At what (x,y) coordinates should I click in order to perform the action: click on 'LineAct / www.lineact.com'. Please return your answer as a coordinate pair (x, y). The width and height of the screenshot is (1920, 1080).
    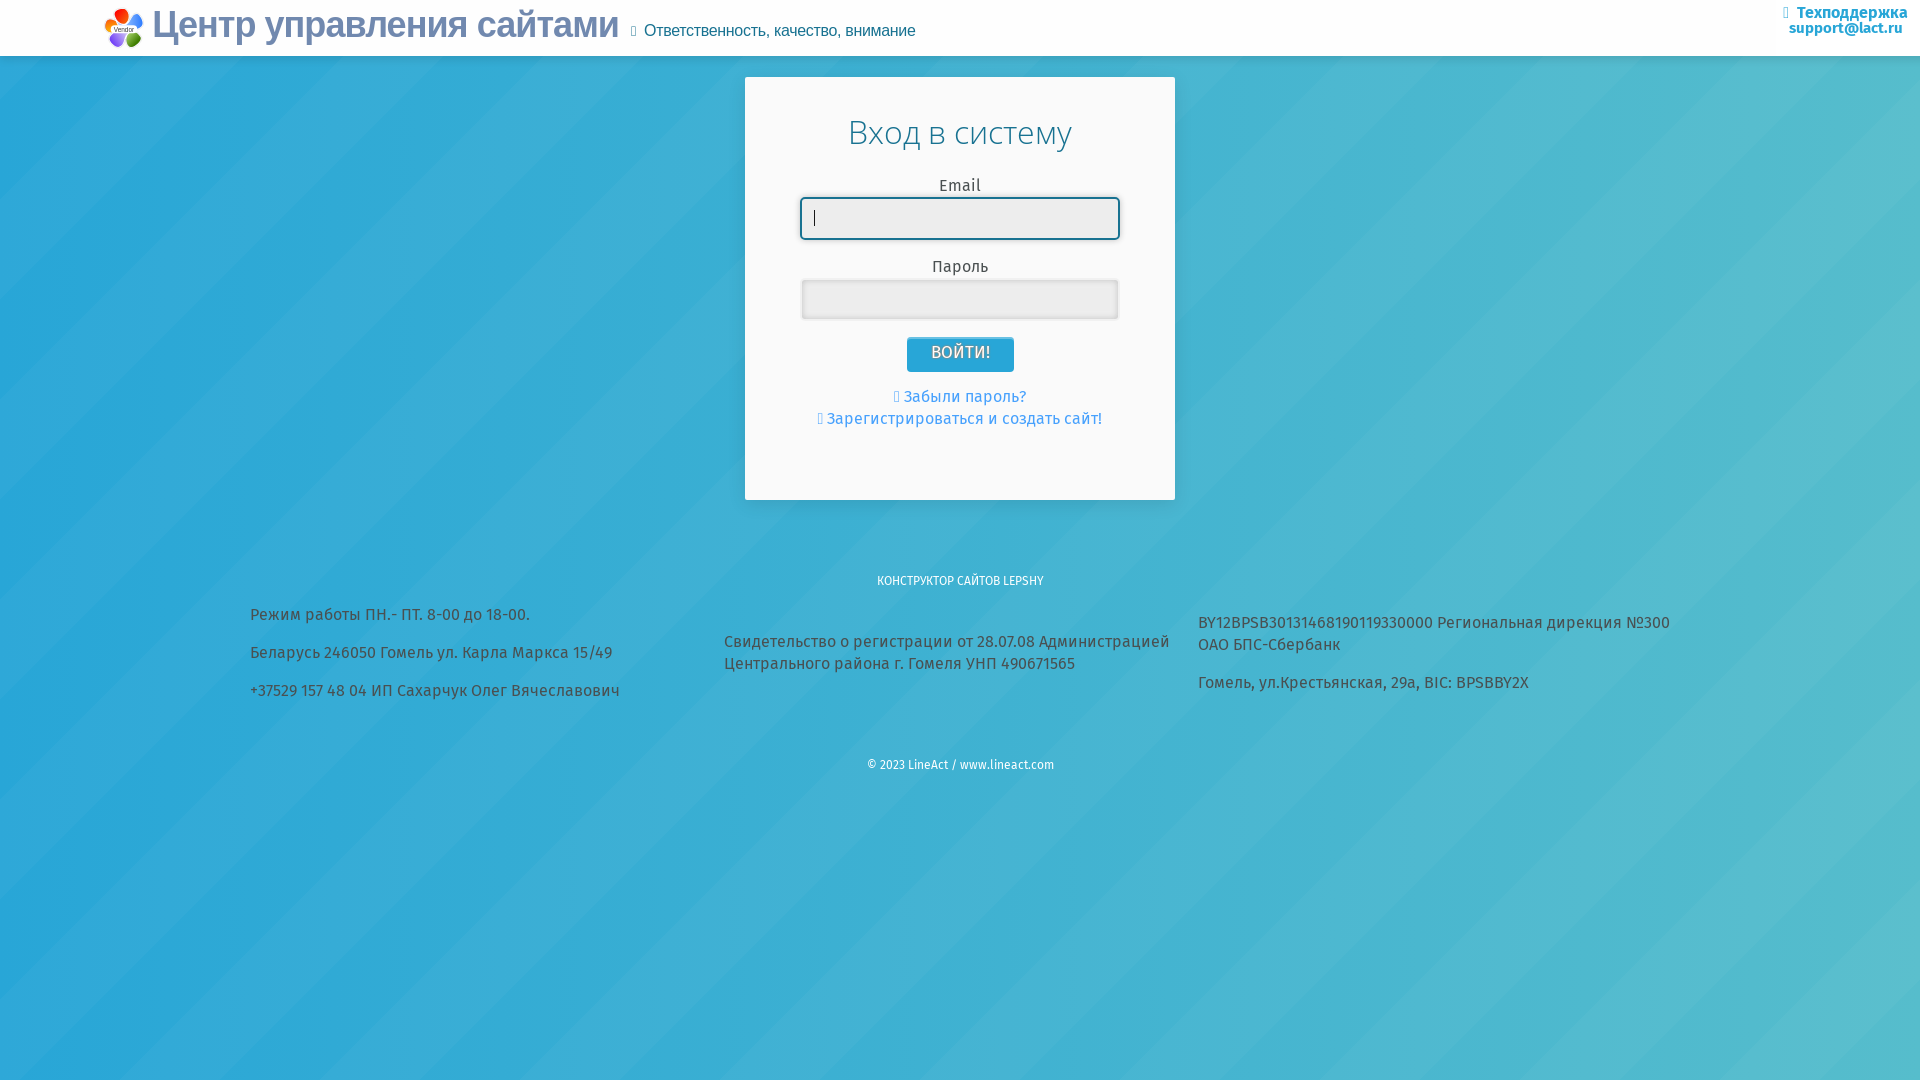
    Looking at the image, I should click on (906, 765).